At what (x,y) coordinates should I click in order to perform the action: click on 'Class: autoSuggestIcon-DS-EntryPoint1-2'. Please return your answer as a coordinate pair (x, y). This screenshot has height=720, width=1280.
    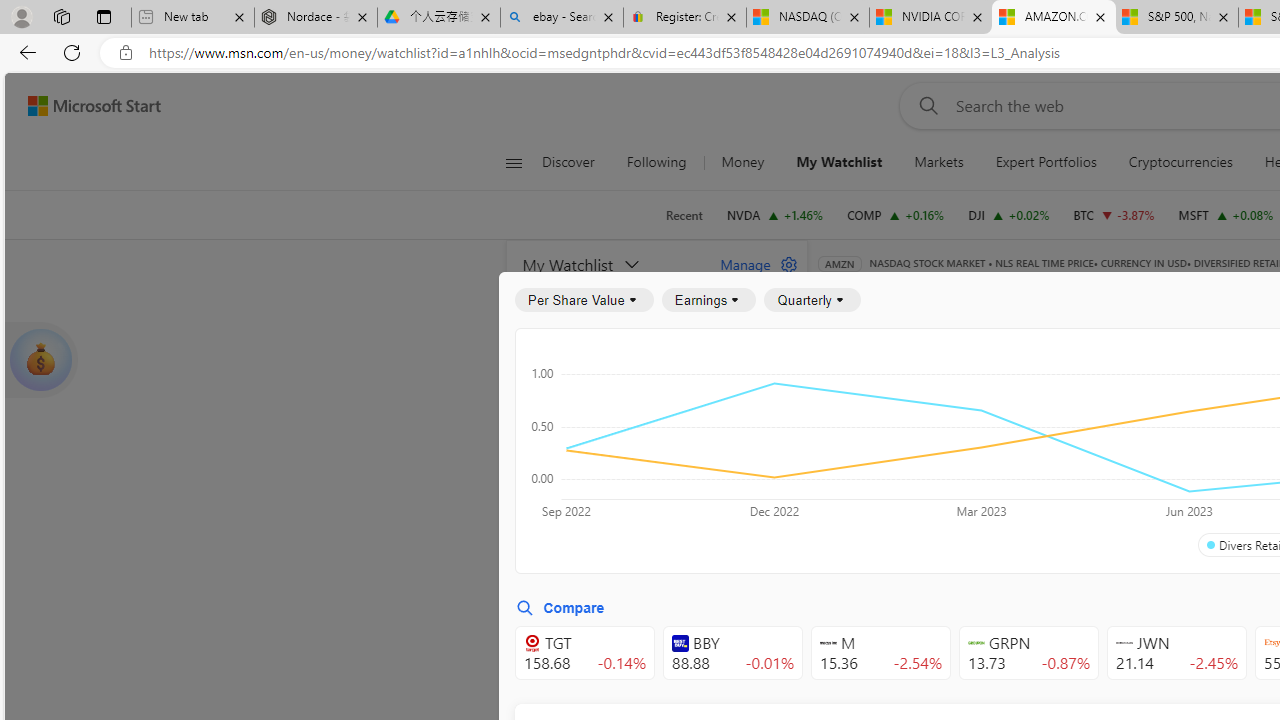
    Looking at the image, I should click on (1124, 643).